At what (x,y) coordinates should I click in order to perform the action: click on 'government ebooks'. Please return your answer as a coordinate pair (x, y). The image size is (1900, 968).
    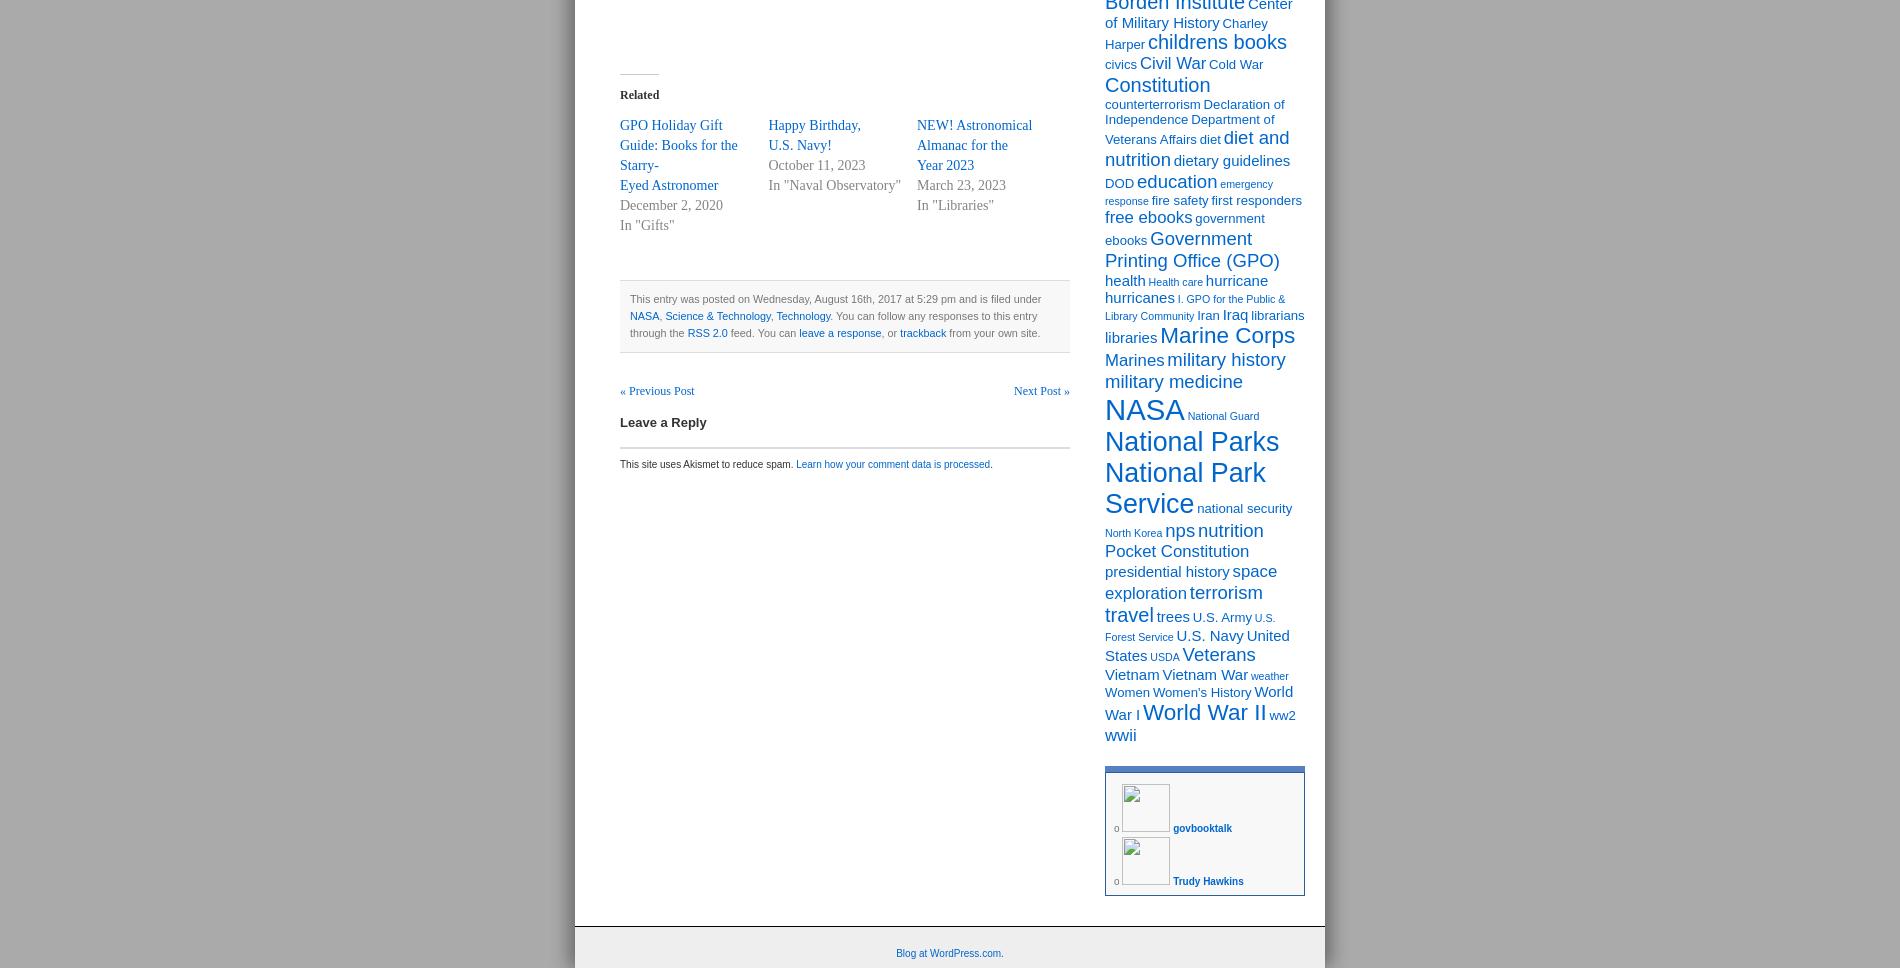
    Looking at the image, I should click on (1184, 228).